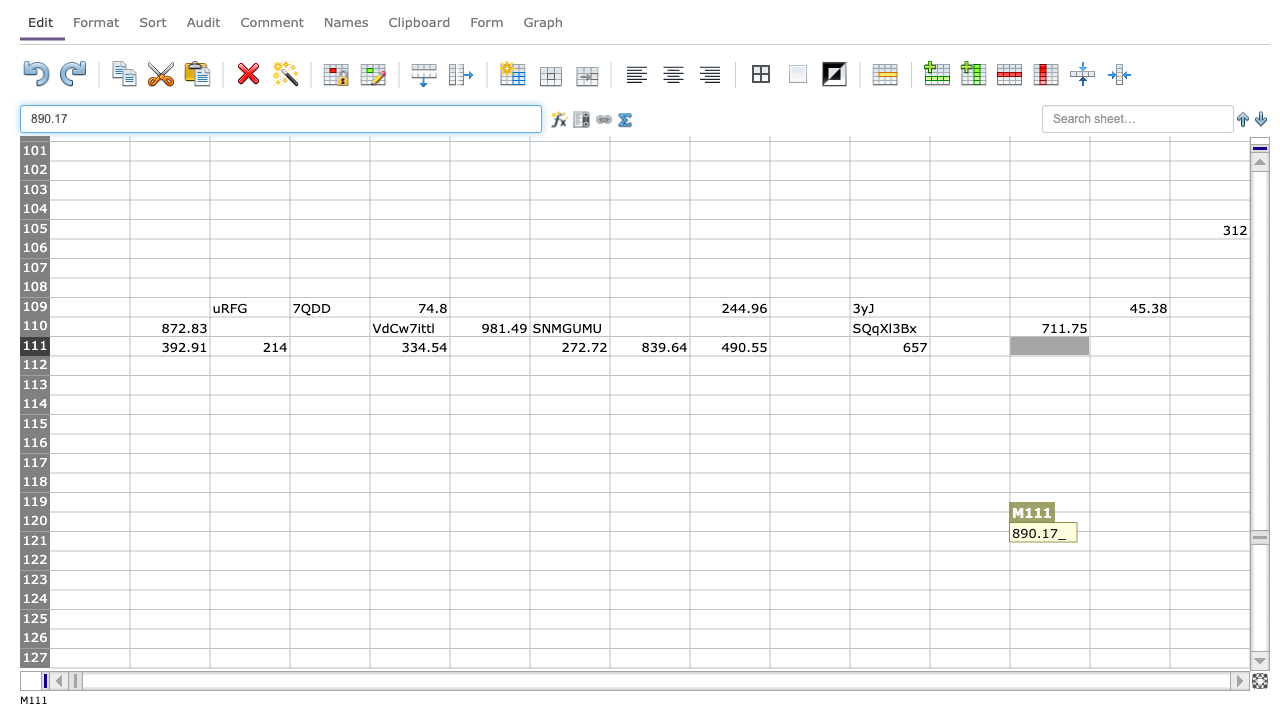 The image size is (1280, 720). I want to click on B122, so click(169, 560).